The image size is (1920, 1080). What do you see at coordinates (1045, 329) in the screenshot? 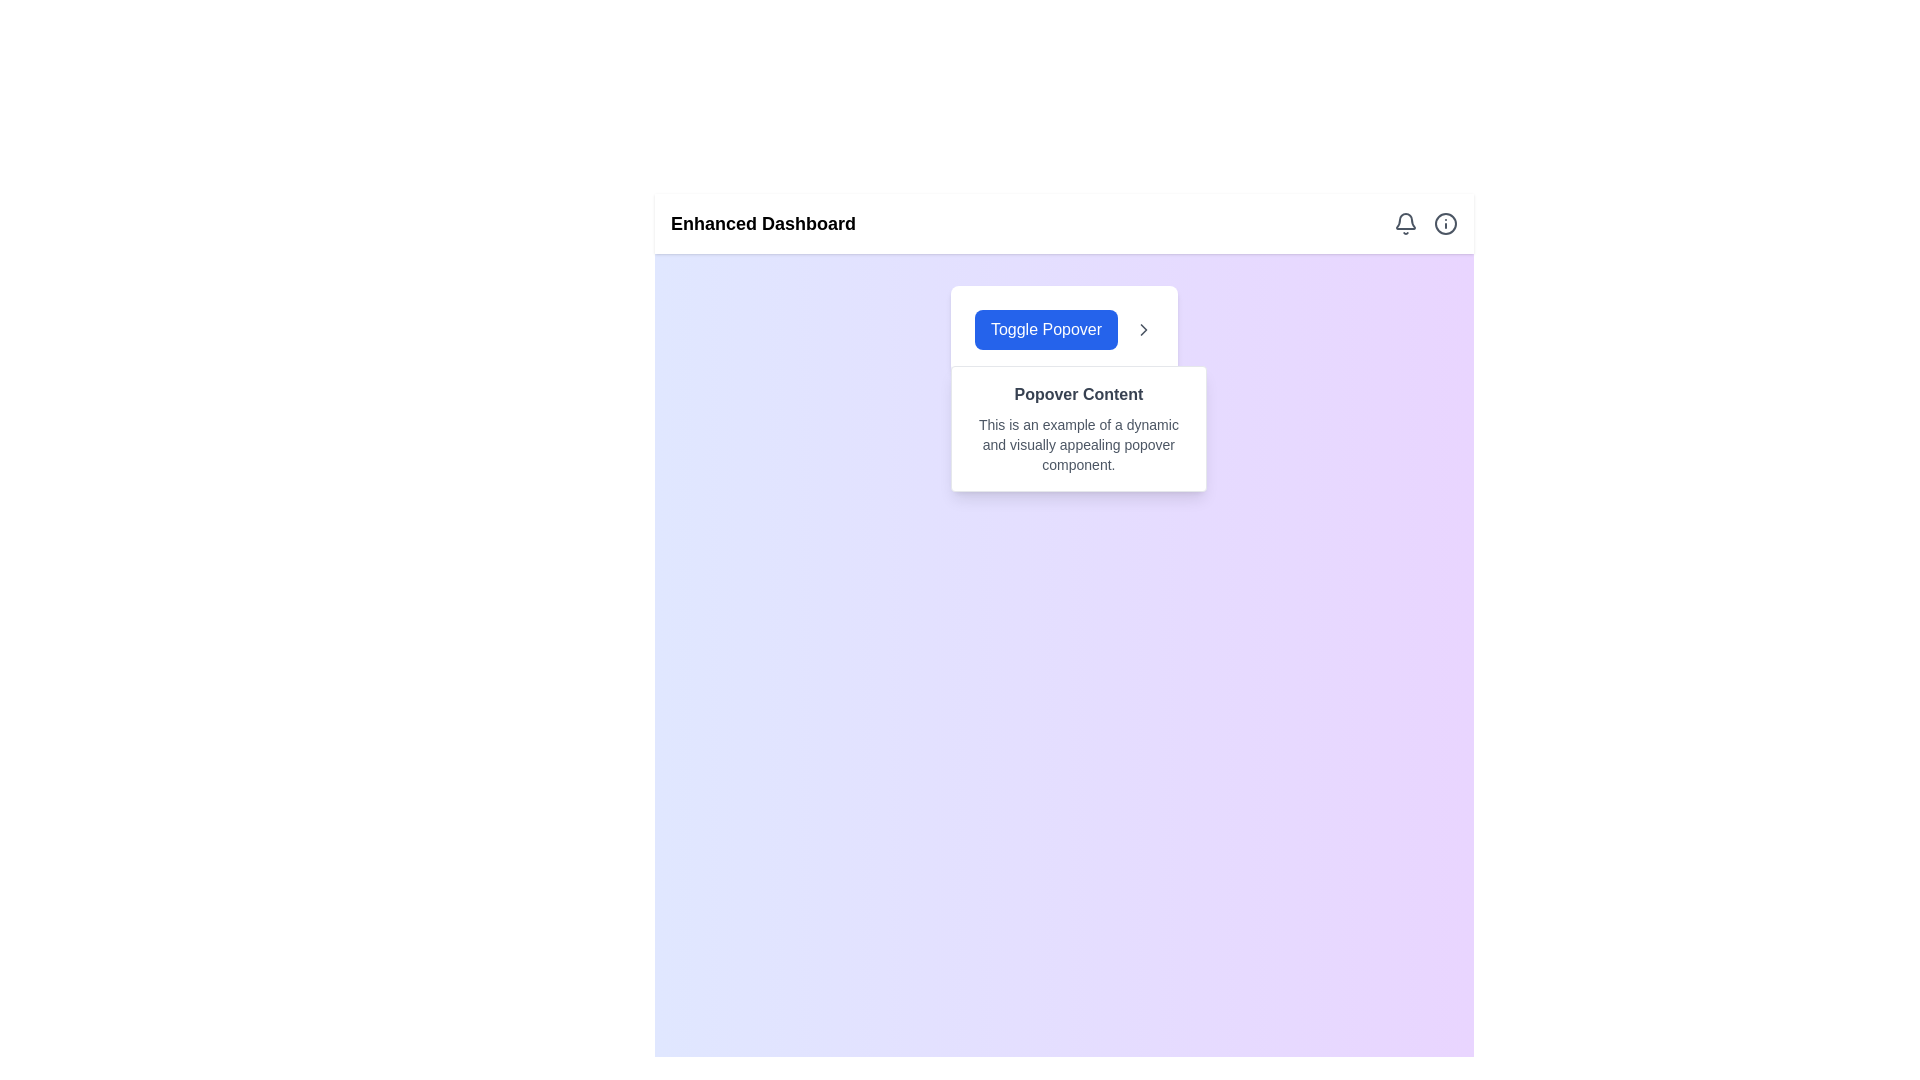
I see `the left-most button in a horizontally aligned group to change its color, which toggles the visibility of an adjacent popover` at bounding box center [1045, 329].